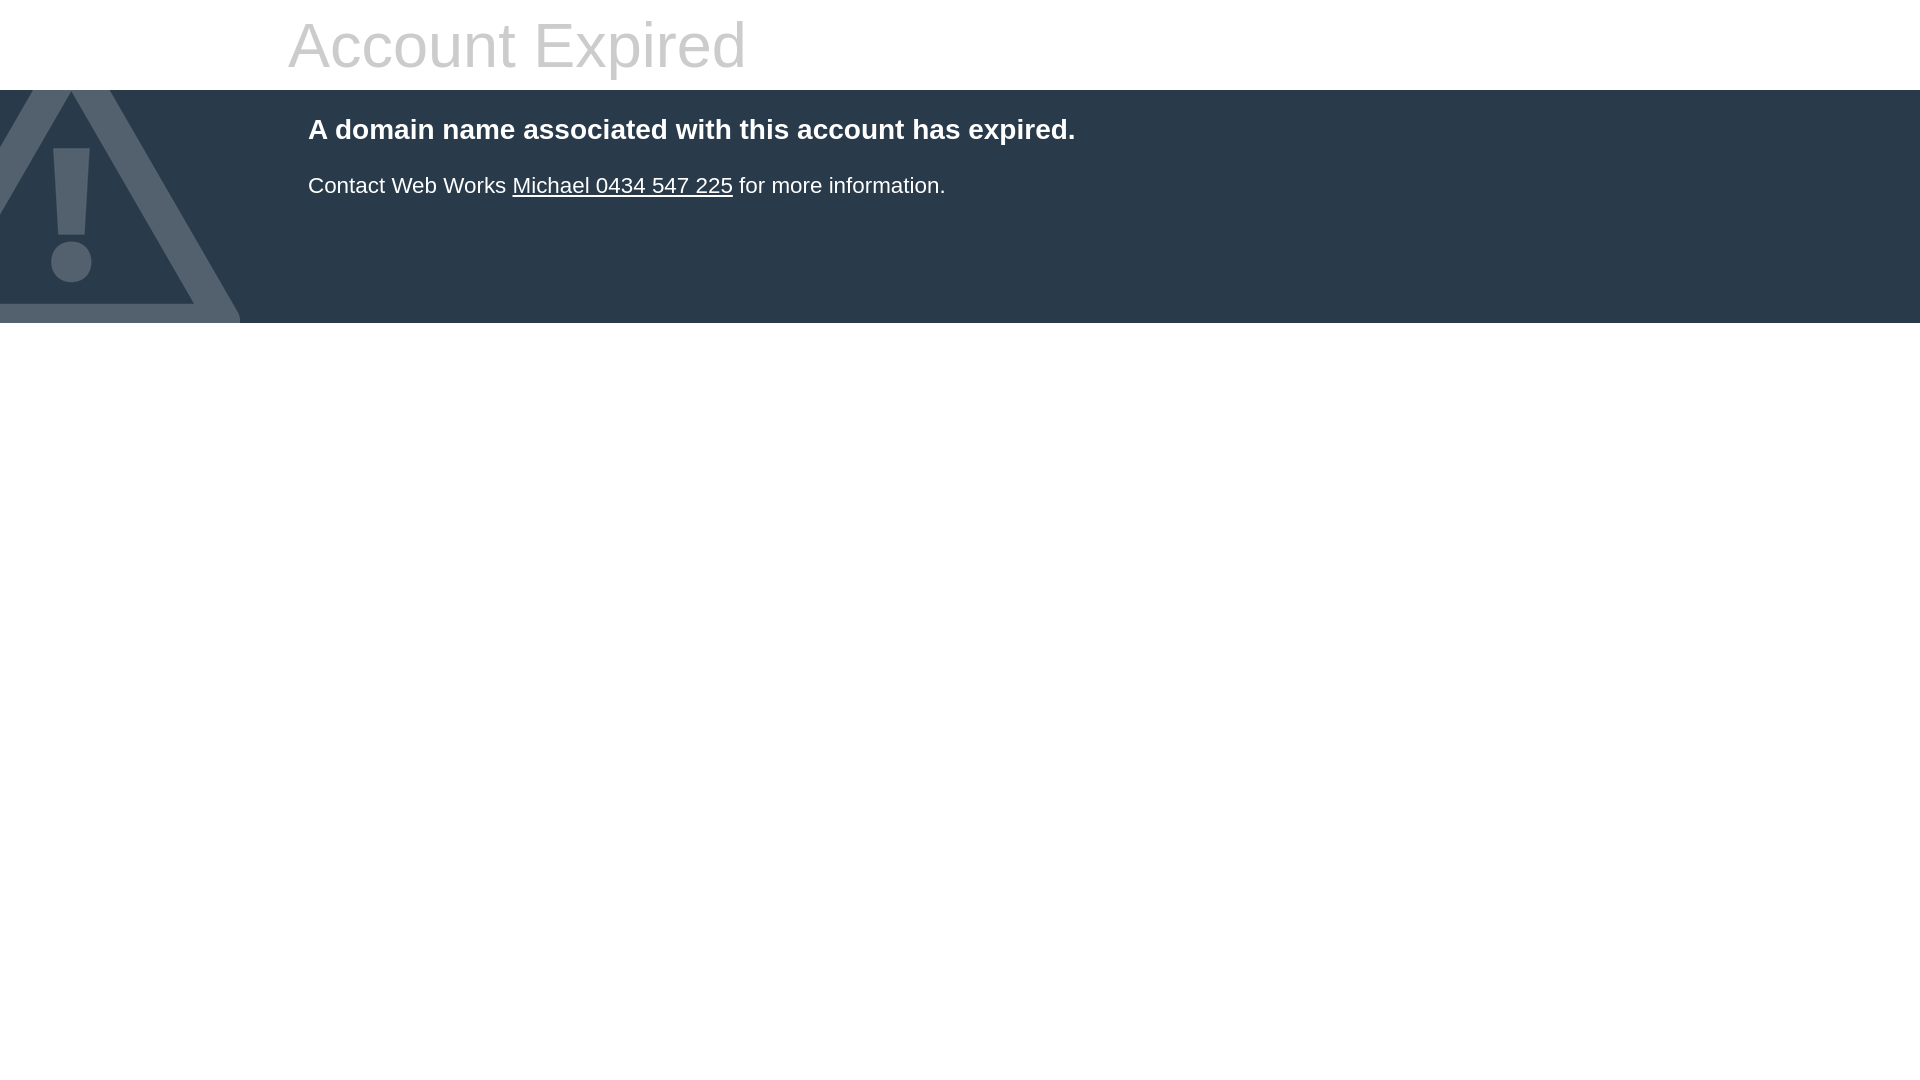 This screenshot has width=1920, height=1080. What do you see at coordinates (512, 185) in the screenshot?
I see `'Michael 0434 547 225'` at bounding box center [512, 185].